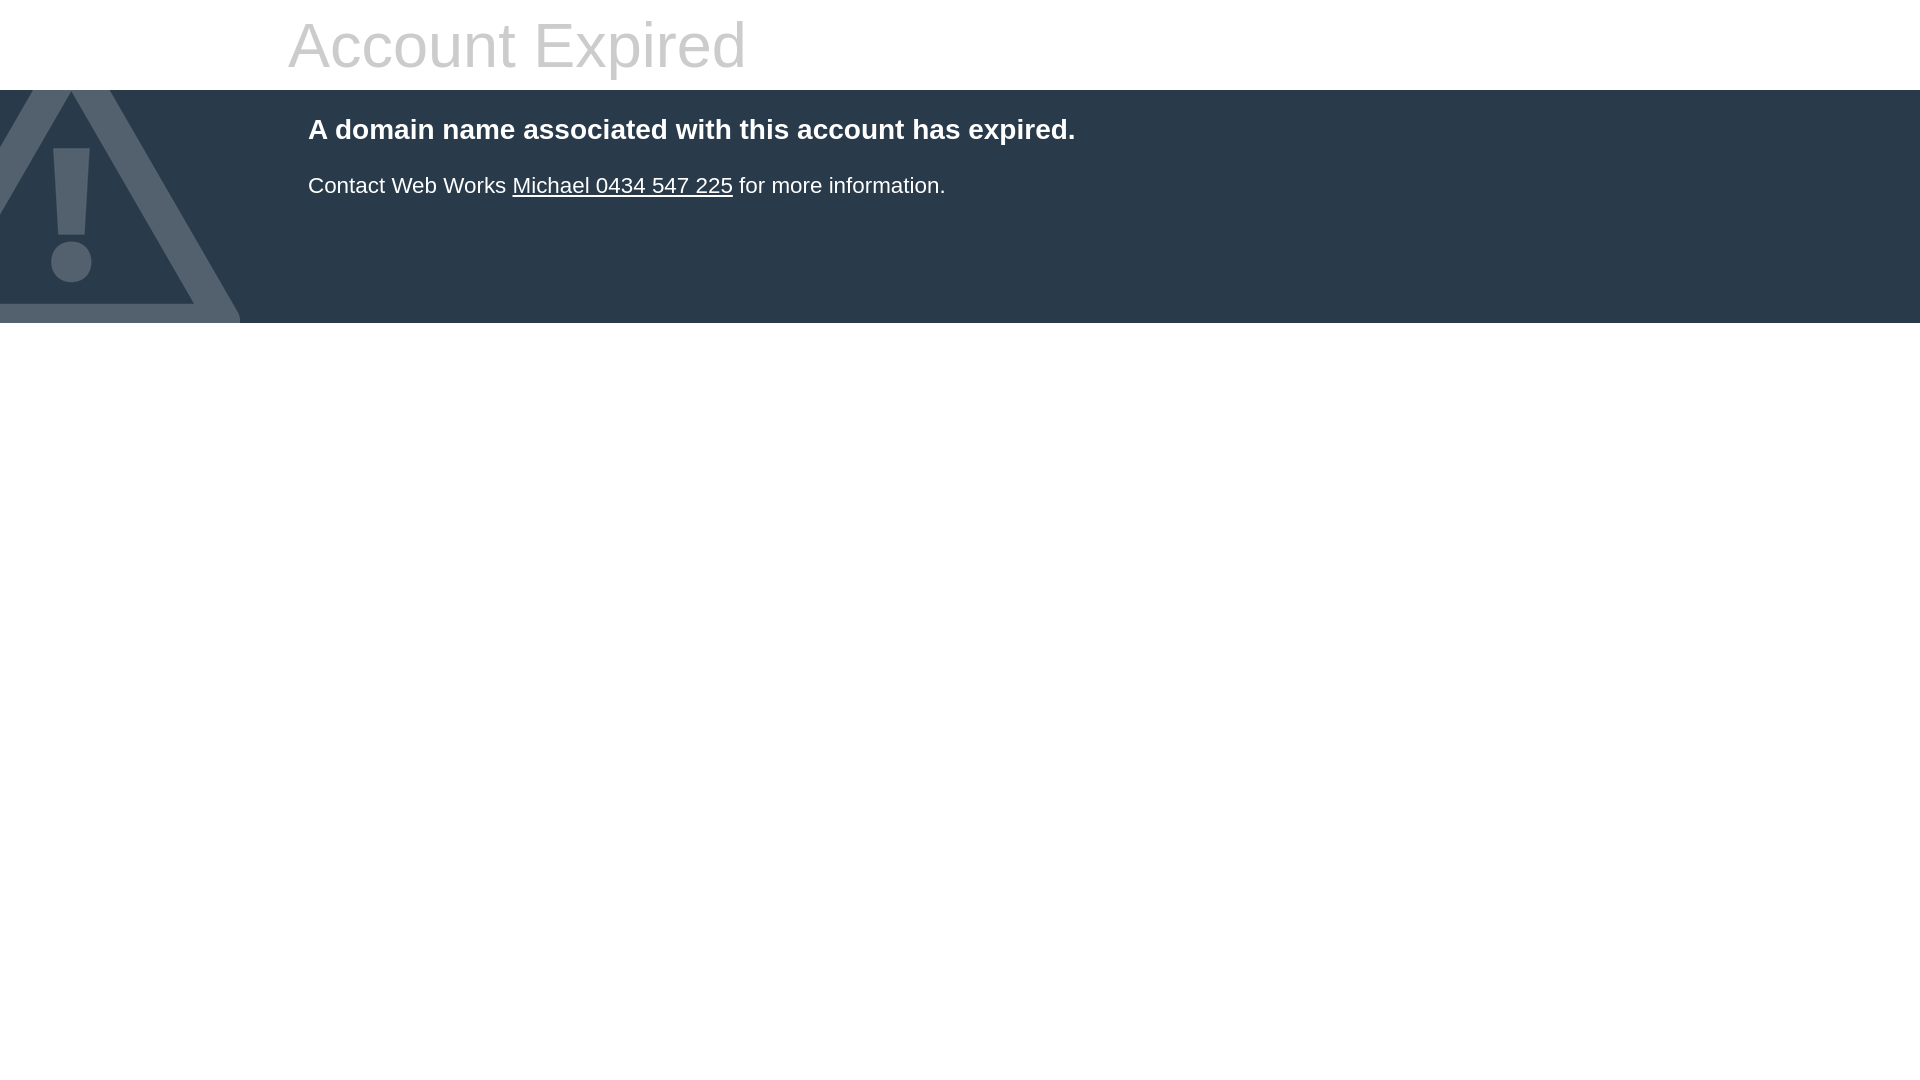 This screenshot has width=1920, height=1080. What do you see at coordinates (512, 185) in the screenshot?
I see `'Michael 0434 547 225'` at bounding box center [512, 185].